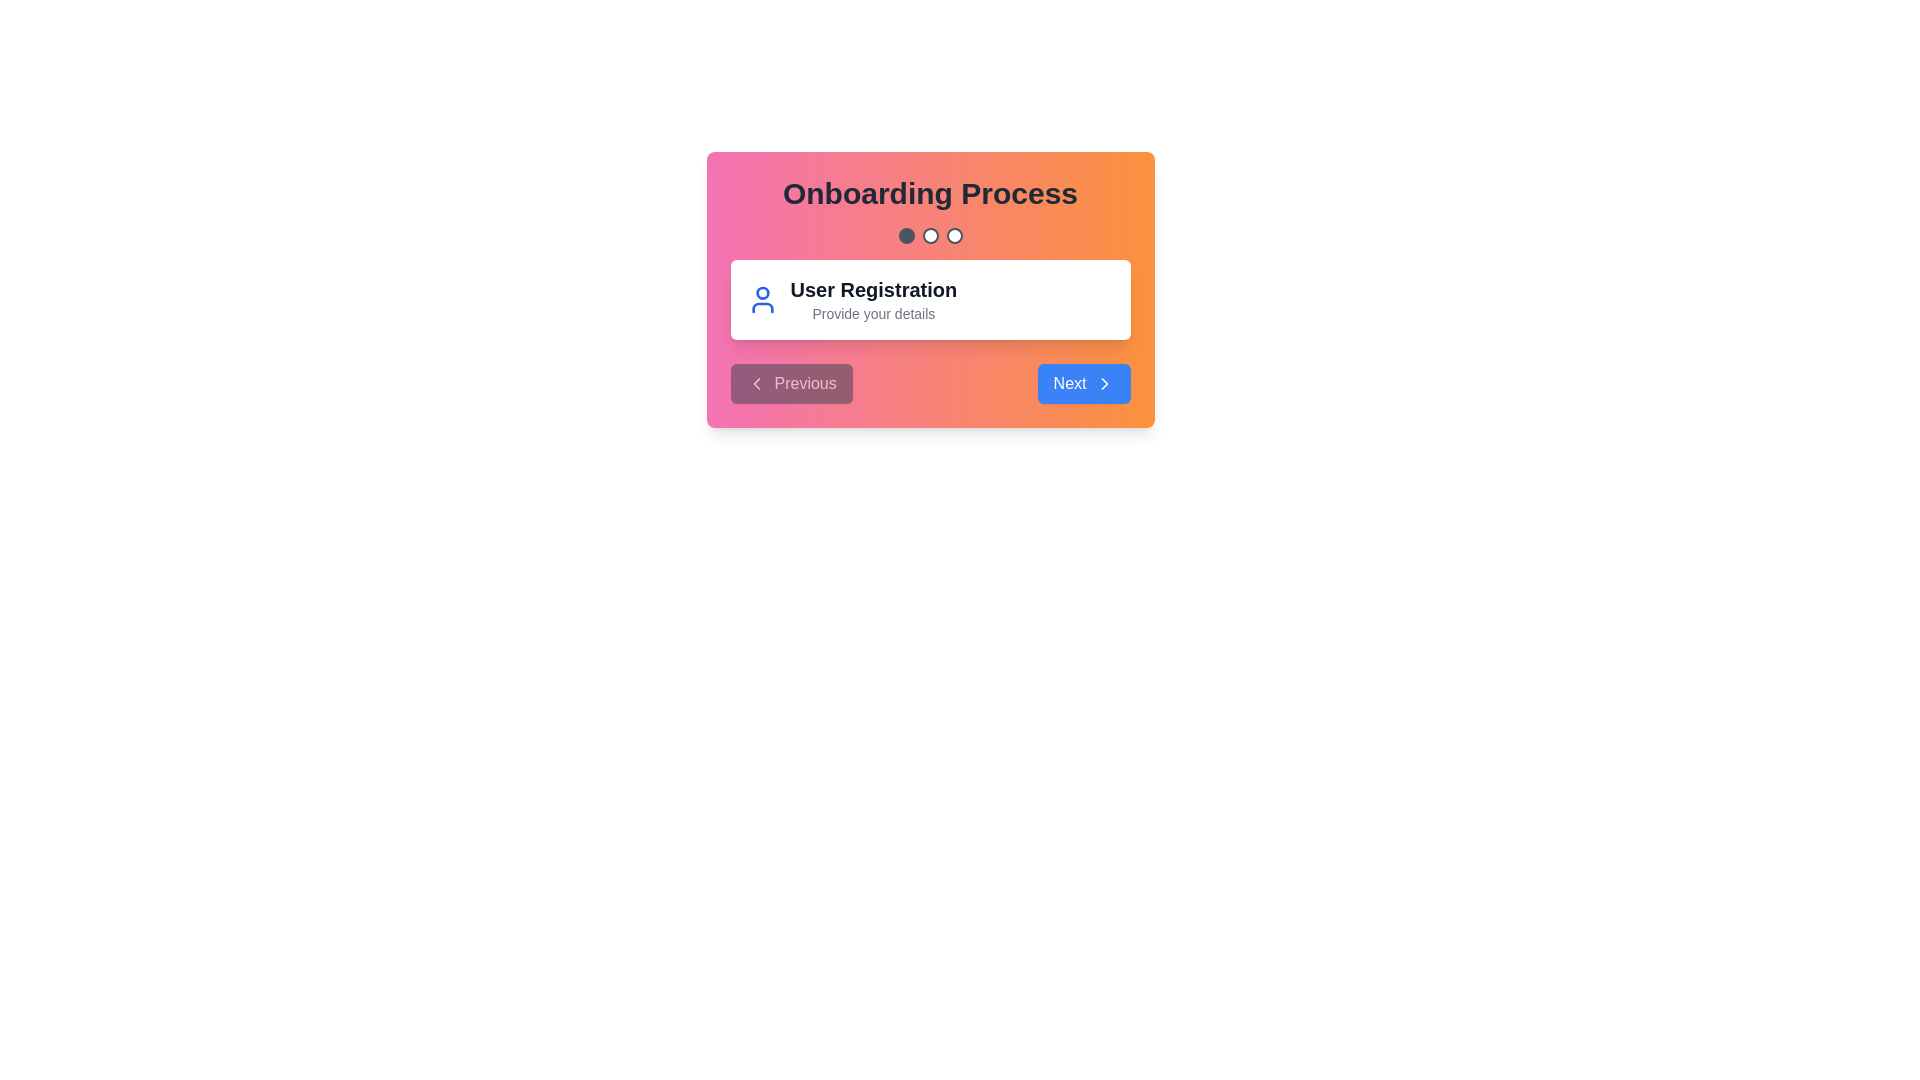 Image resolution: width=1920 pixels, height=1080 pixels. Describe the element at coordinates (929, 300) in the screenshot. I see `the section header that indicates 'User Registration' in the onboarding process, located at the top center of the white card` at that location.